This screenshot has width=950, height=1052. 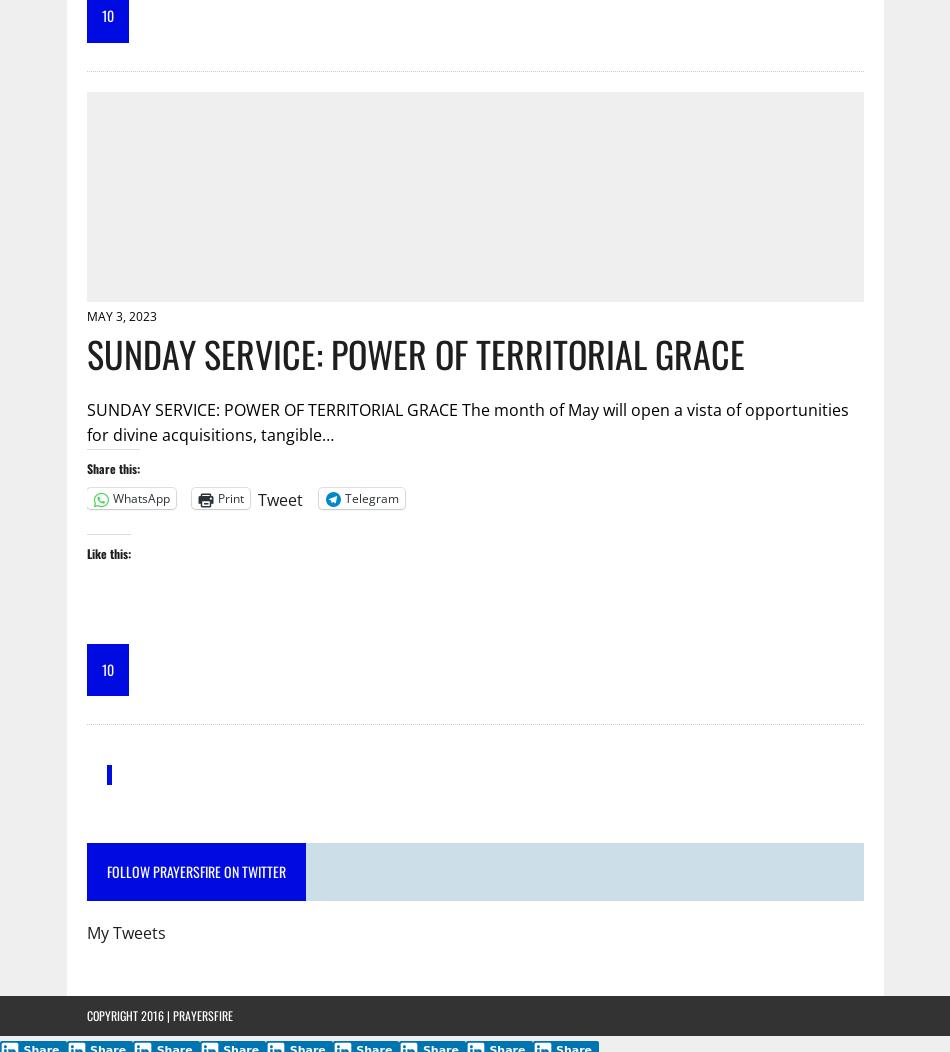 I want to click on 'Print', so click(x=229, y=497).